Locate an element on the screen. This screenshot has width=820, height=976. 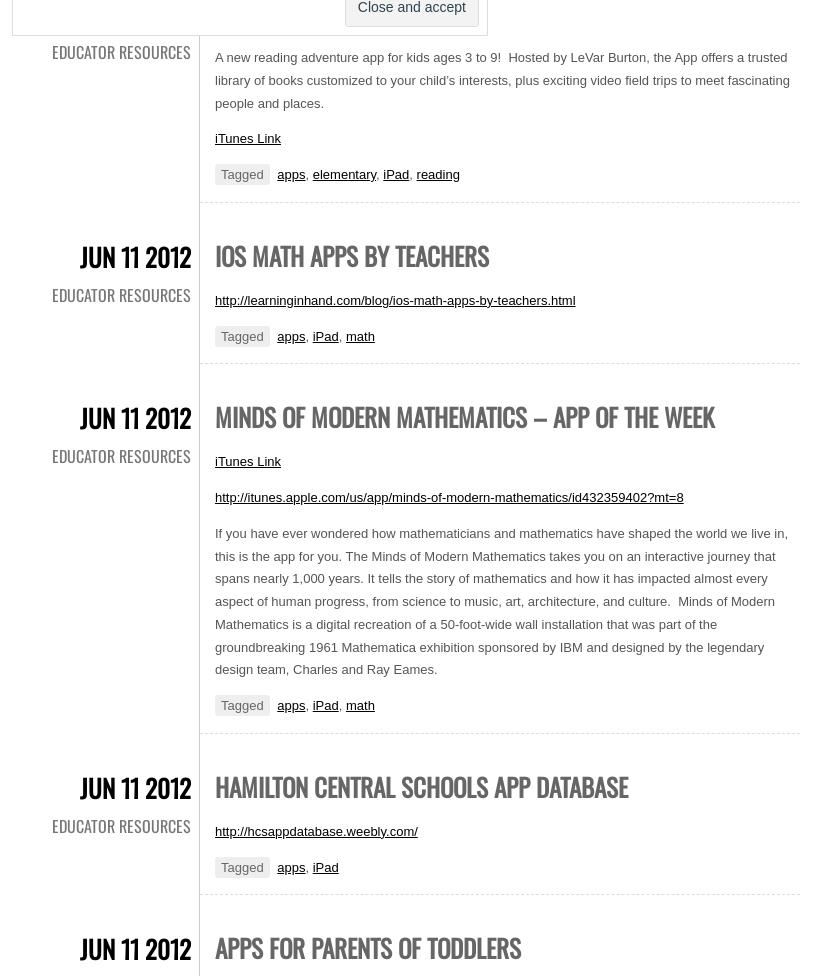
'A new reading adventure app for kids ages 3 to 9!  Hosted by LeVar Burton, the App offers a trusted library of books customized to your child’s interests, plus exciting video field trips to meet fascinating people and places.' is located at coordinates (502, 80).